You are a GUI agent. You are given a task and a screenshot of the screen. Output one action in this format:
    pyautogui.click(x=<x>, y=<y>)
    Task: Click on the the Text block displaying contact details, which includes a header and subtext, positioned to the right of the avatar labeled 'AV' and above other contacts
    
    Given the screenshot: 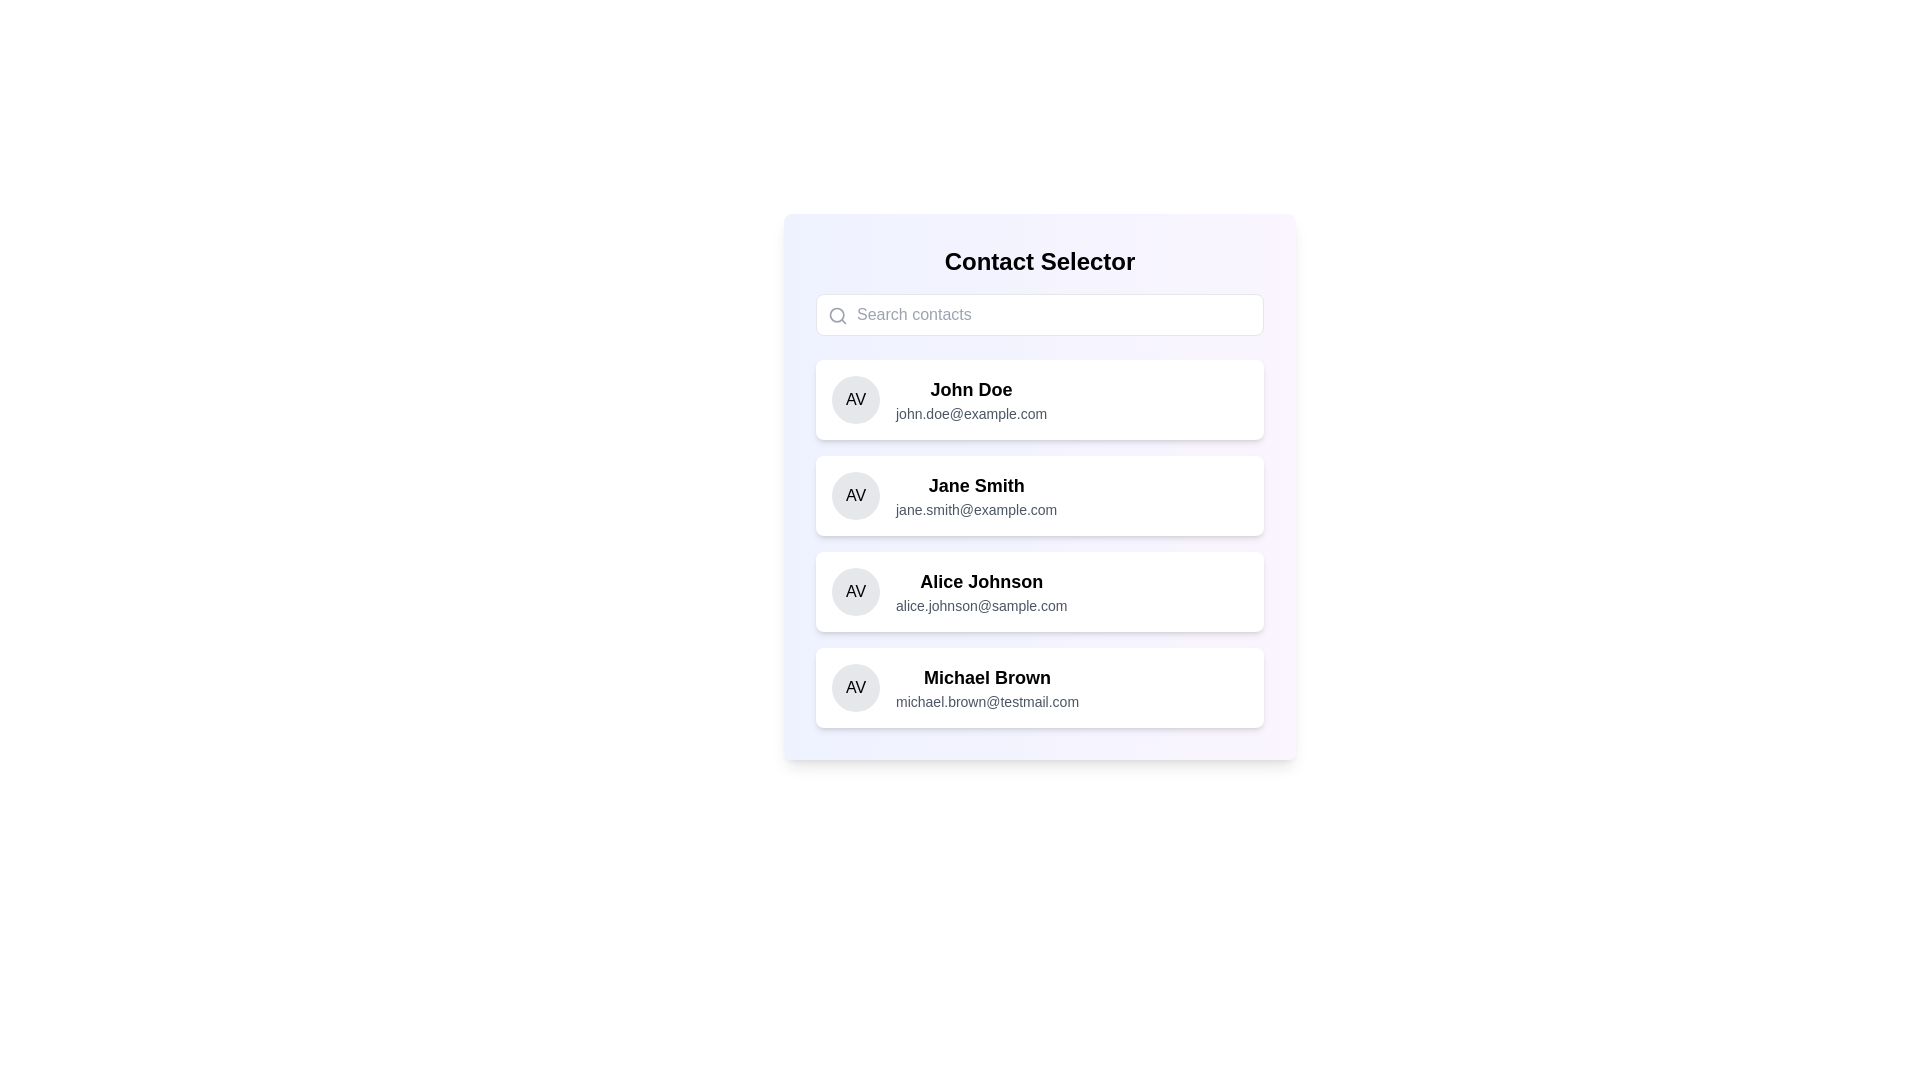 What is the action you would take?
    pyautogui.click(x=971, y=400)
    